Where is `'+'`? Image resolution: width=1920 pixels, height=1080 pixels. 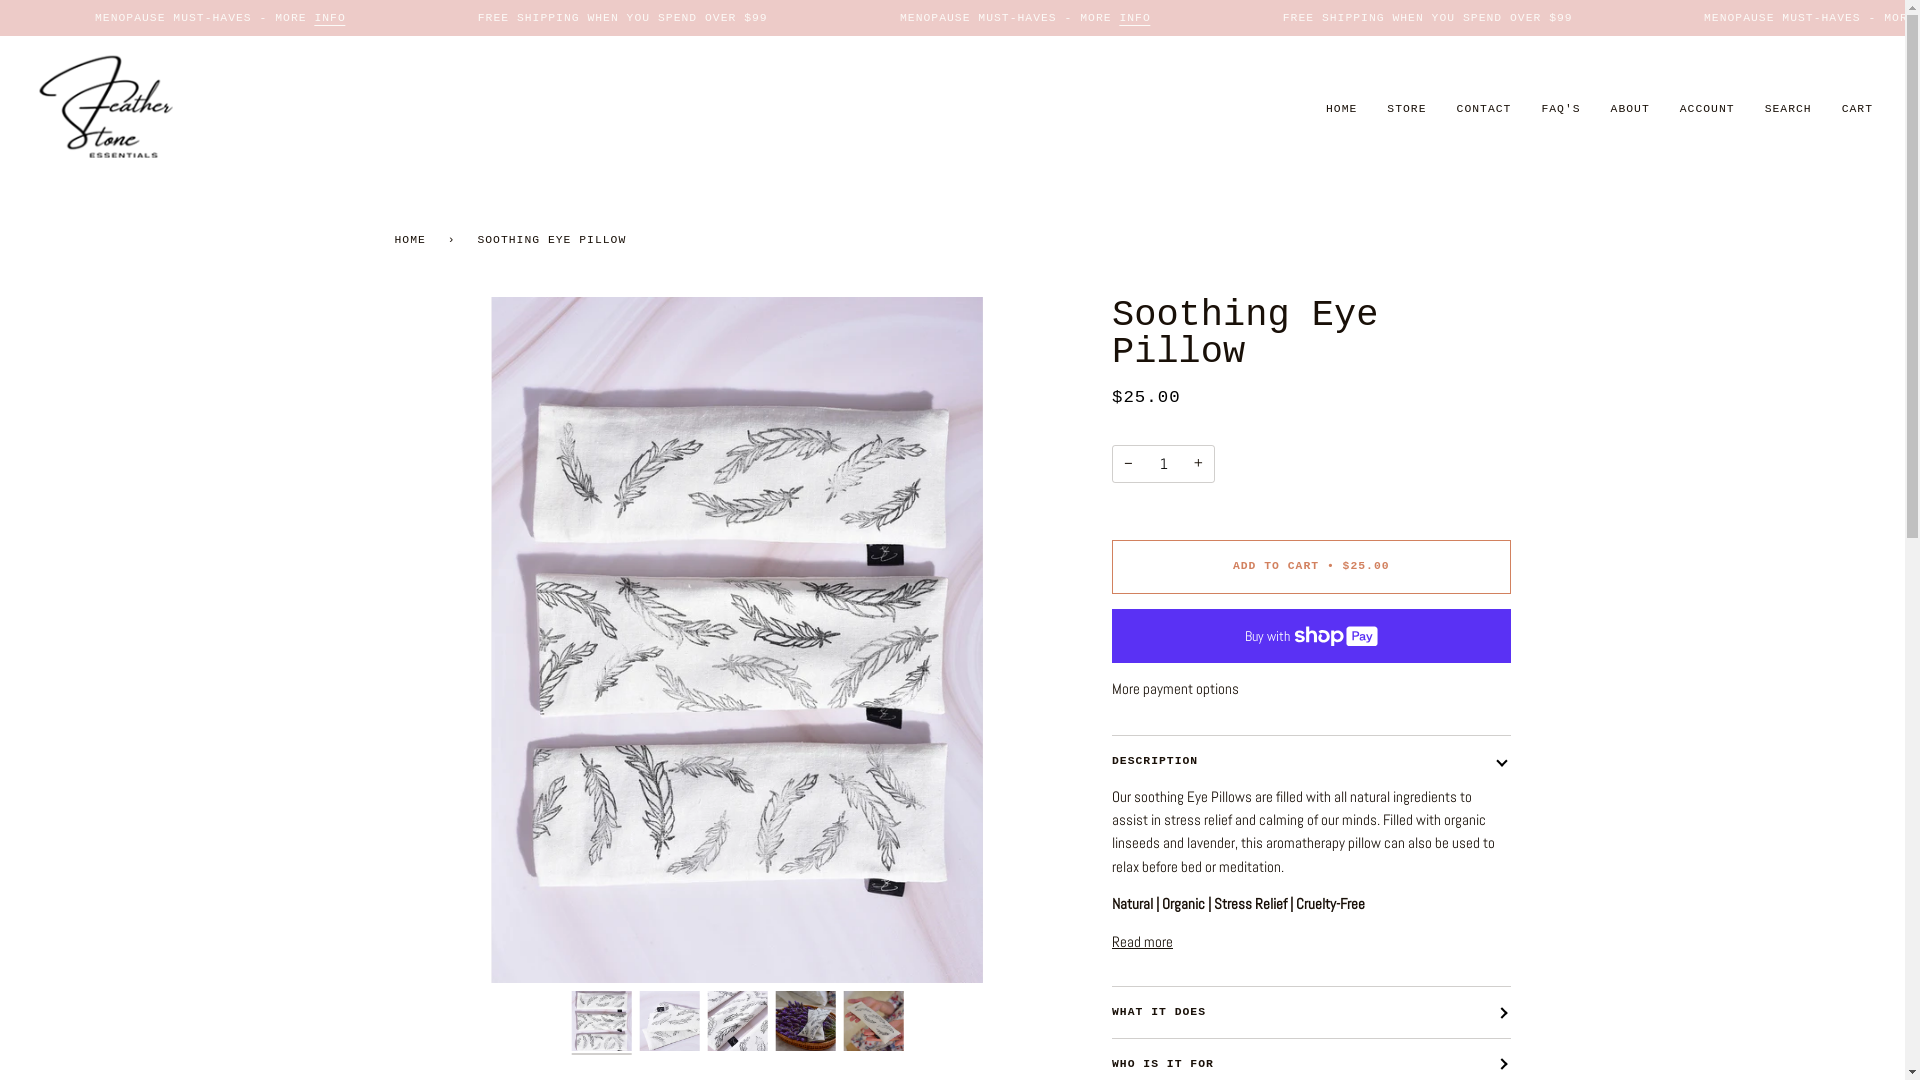 '+' is located at coordinates (1198, 464).